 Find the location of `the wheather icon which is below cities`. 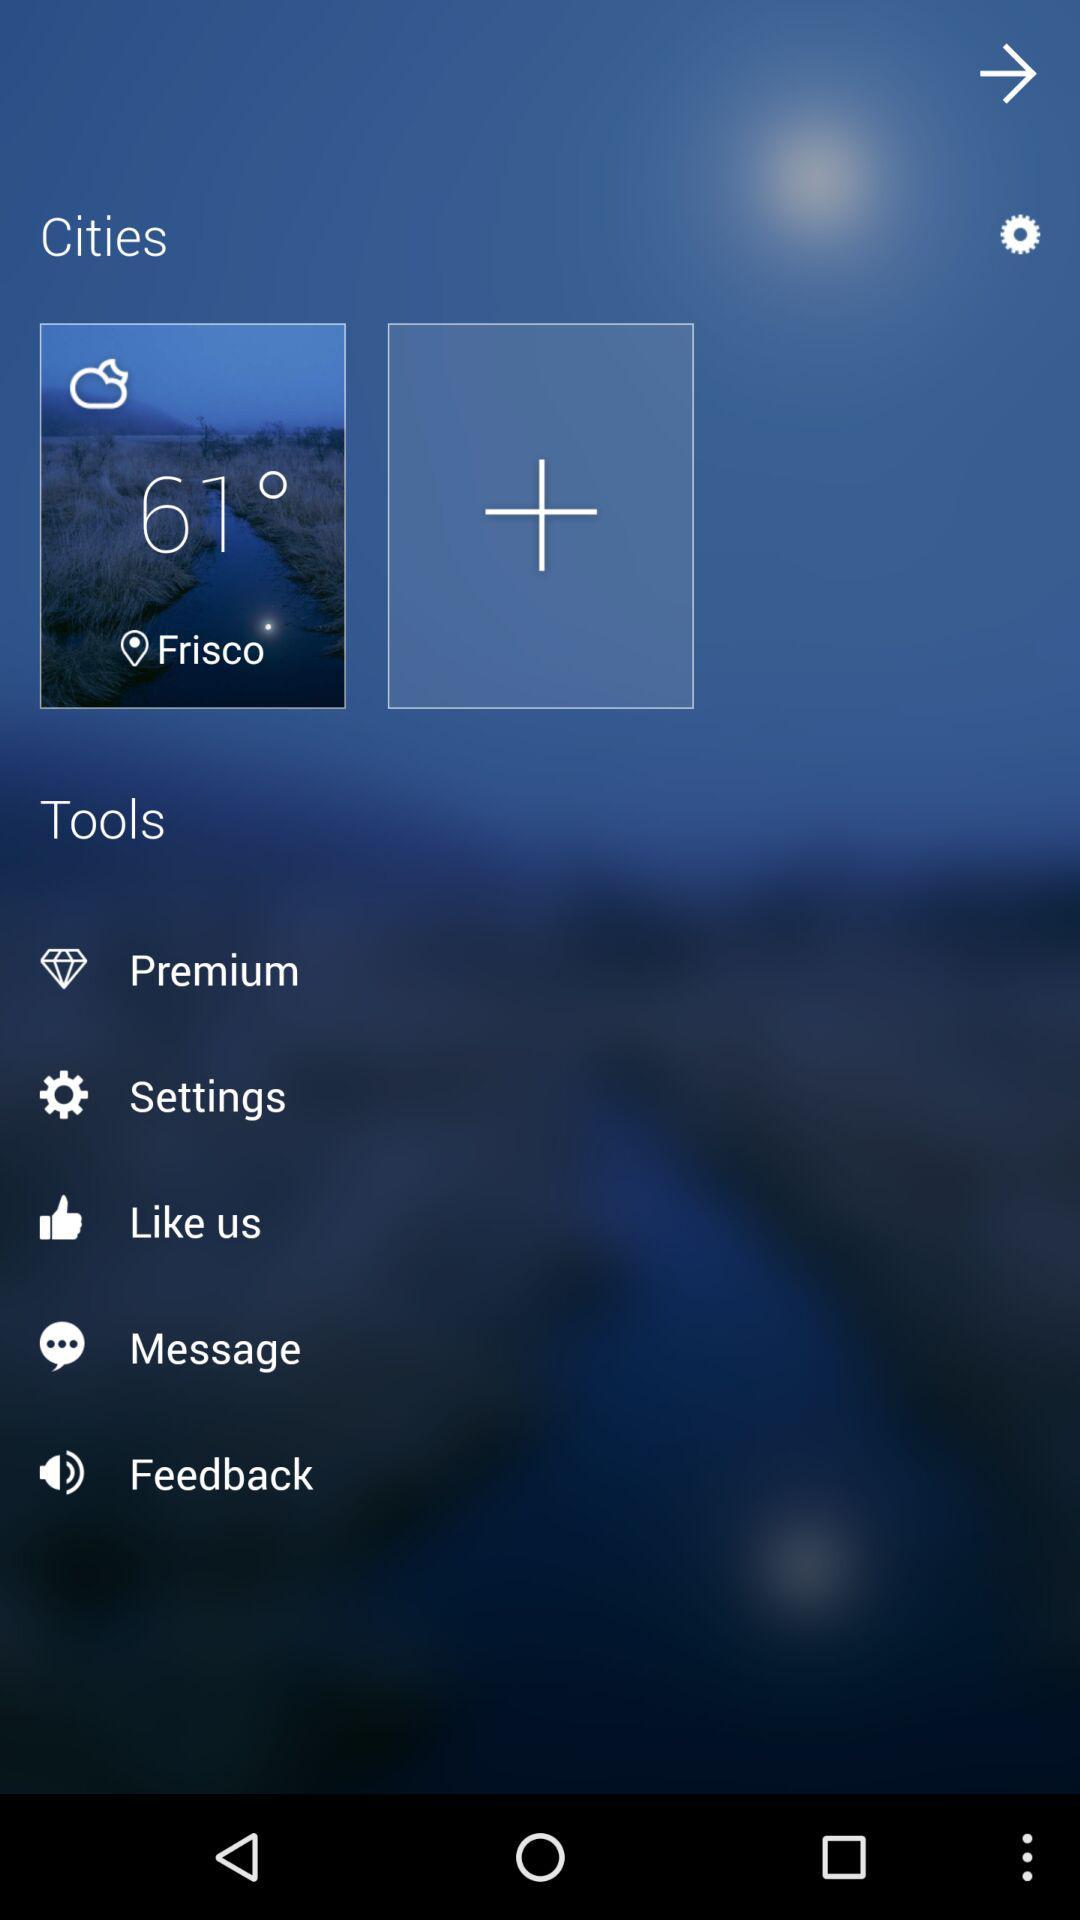

the wheather icon which is below cities is located at coordinates (98, 383).